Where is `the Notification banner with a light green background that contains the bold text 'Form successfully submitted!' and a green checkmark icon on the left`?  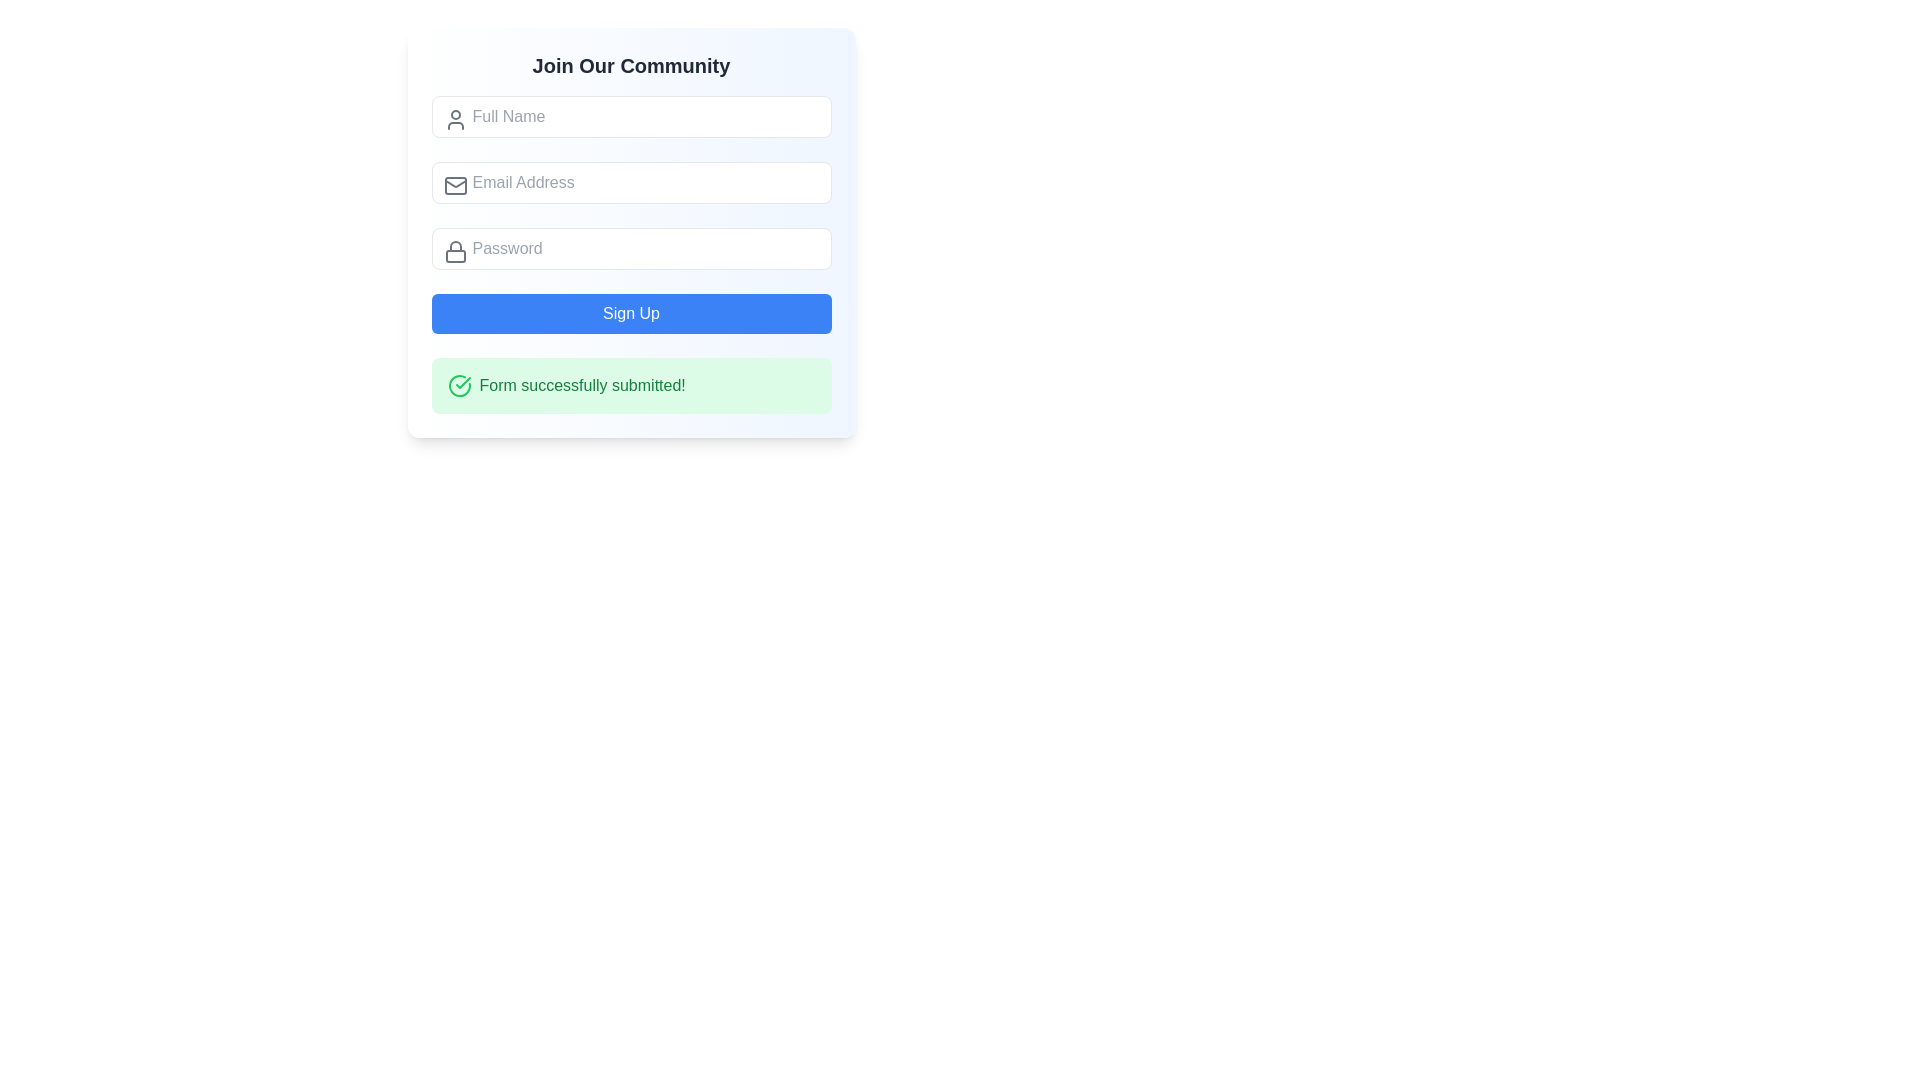
the Notification banner with a light green background that contains the bold text 'Form successfully submitted!' and a green checkmark icon on the left is located at coordinates (630, 385).